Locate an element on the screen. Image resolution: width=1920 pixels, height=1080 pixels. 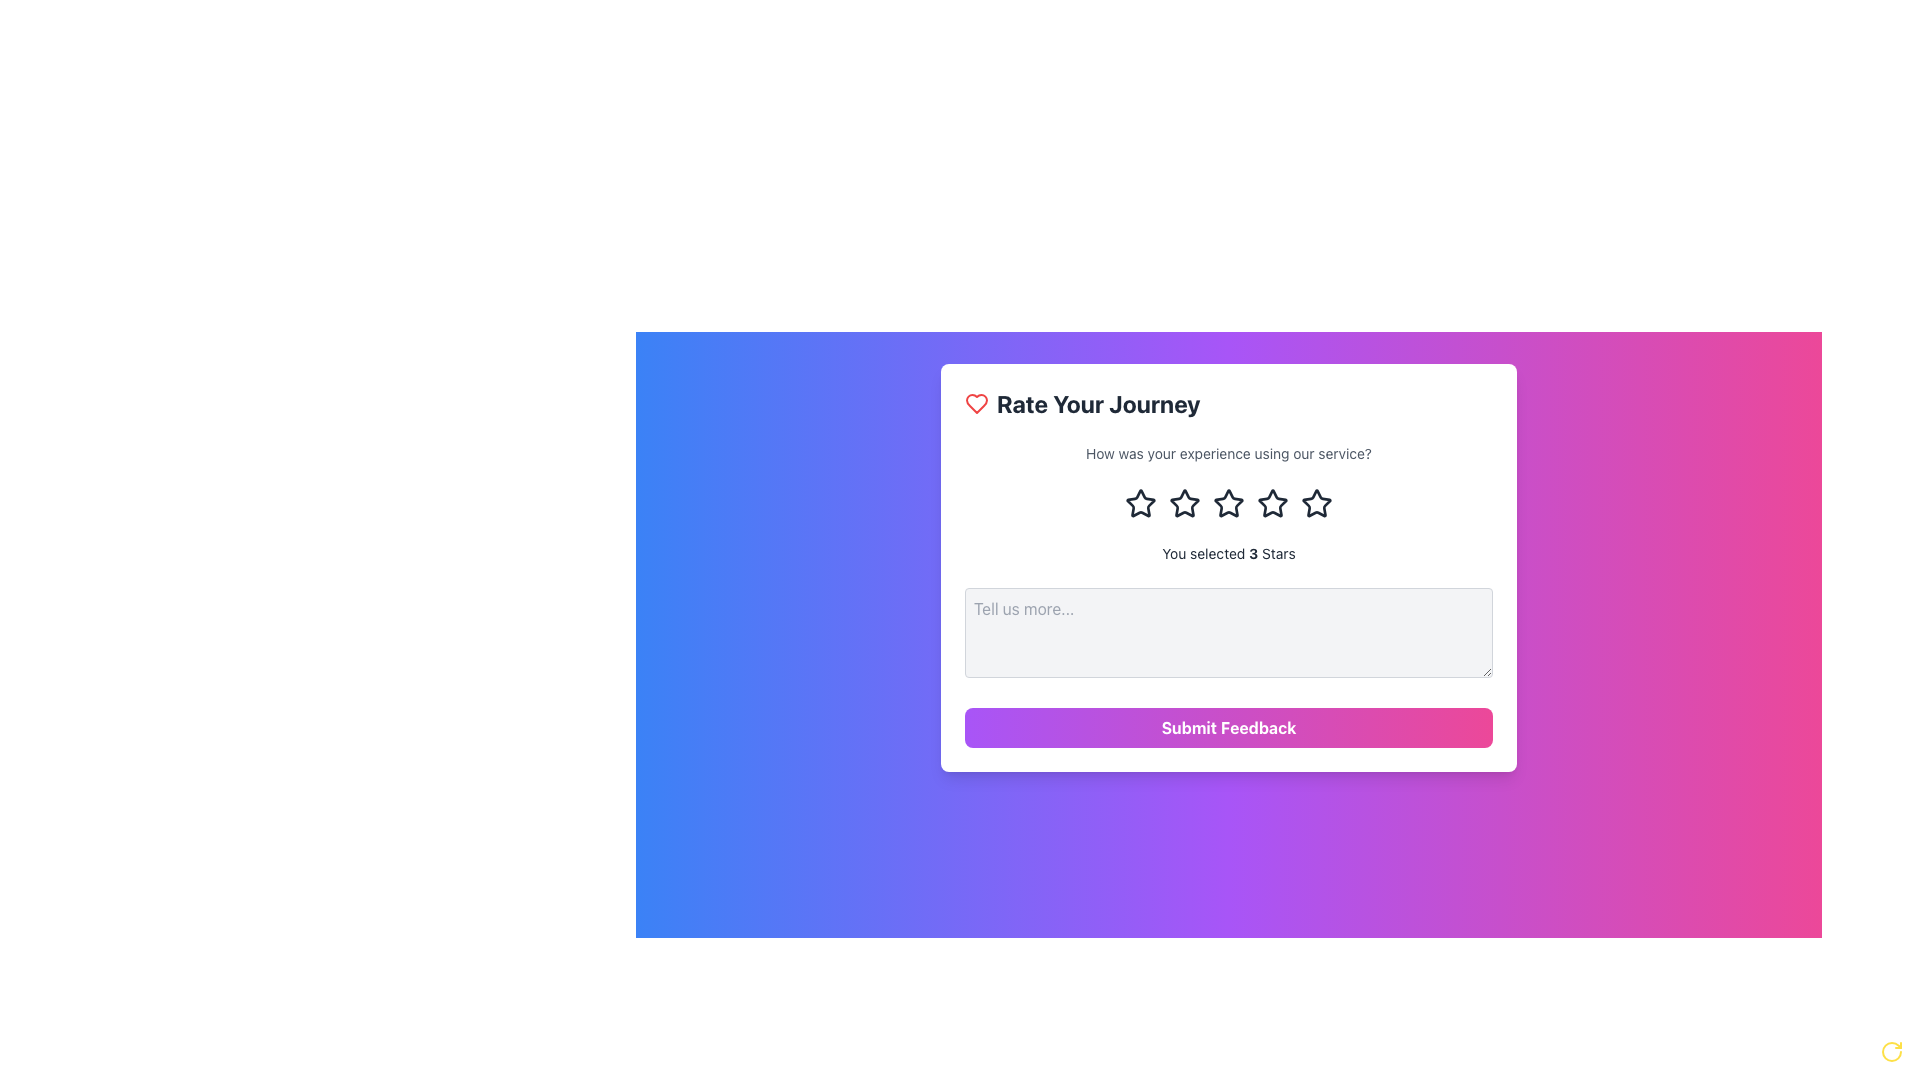
the static text displaying '3' in 'You selected 3 Stars', which indicates the user's star rating in the feedback form modal is located at coordinates (1252, 553).